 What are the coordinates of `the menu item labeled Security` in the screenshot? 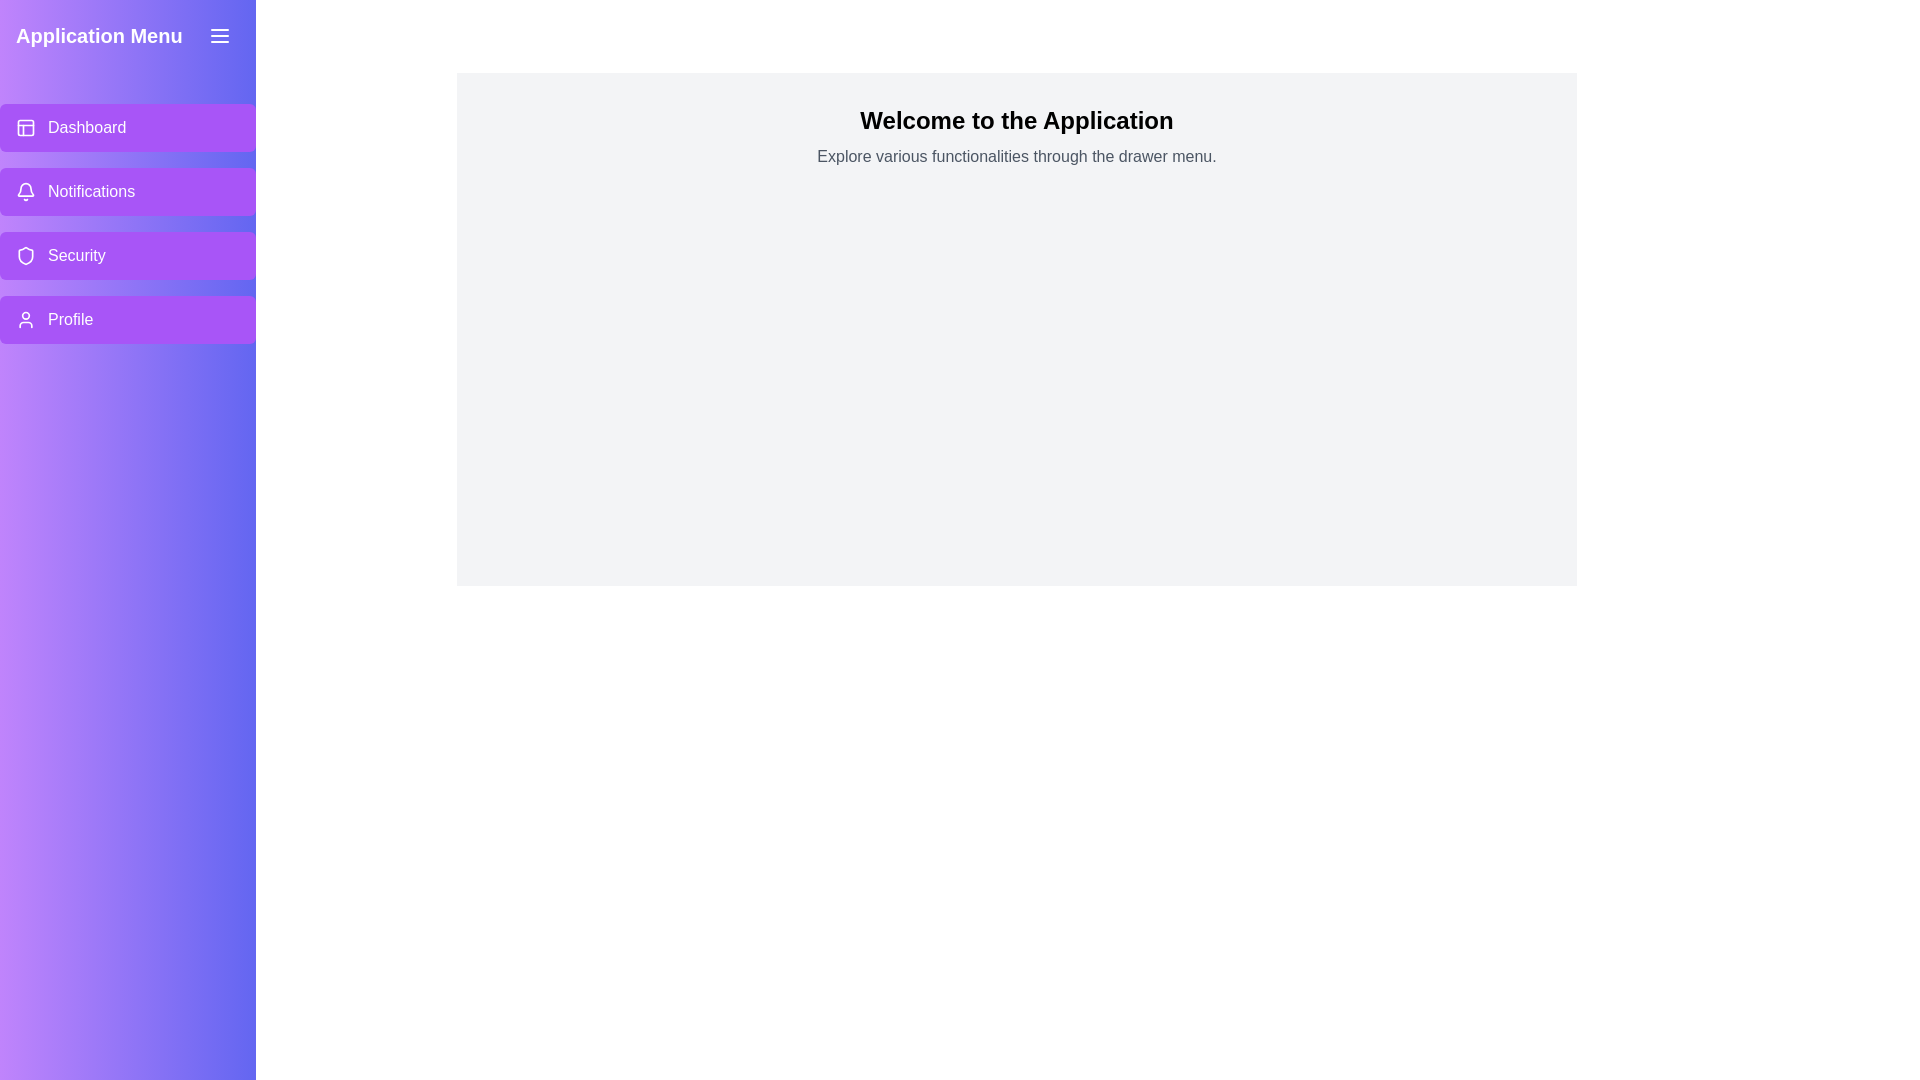 It's located at (127, 254).